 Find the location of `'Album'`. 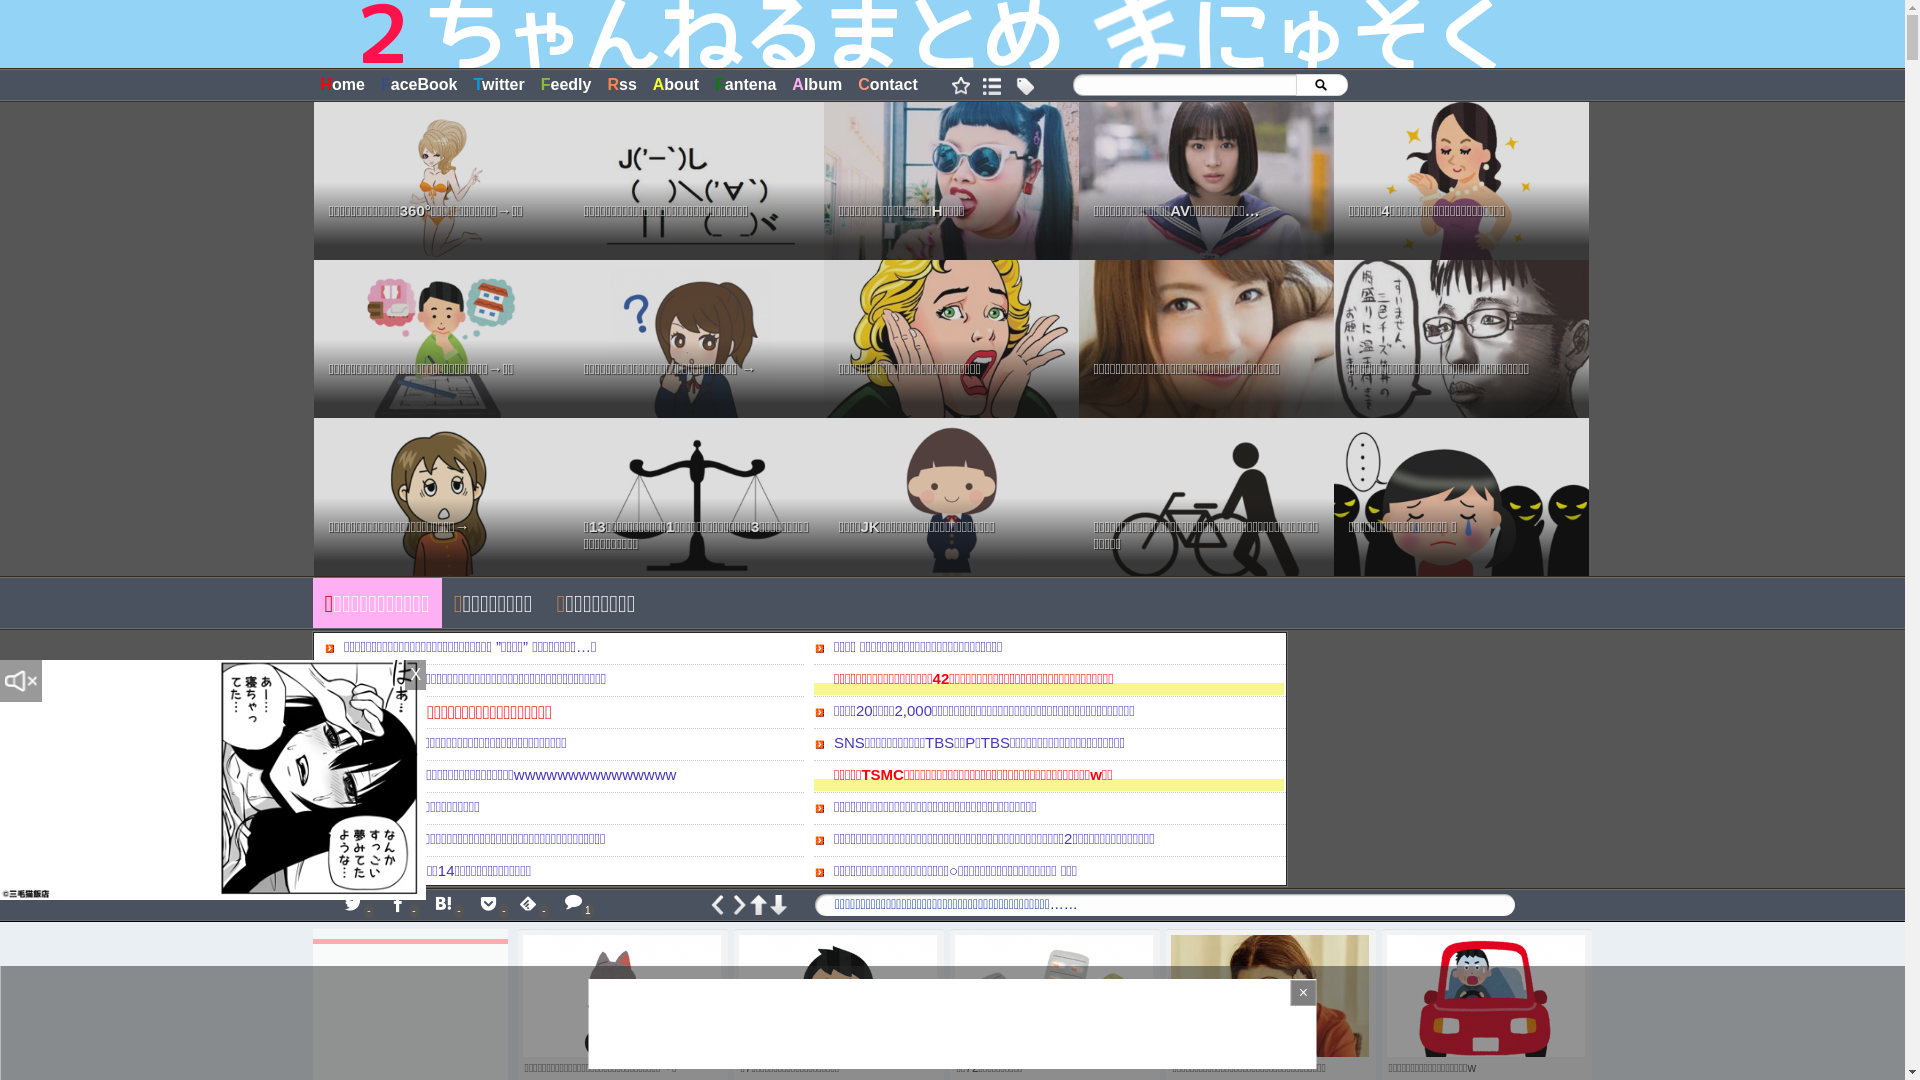

'Album' is located at coordinates (816, 83).